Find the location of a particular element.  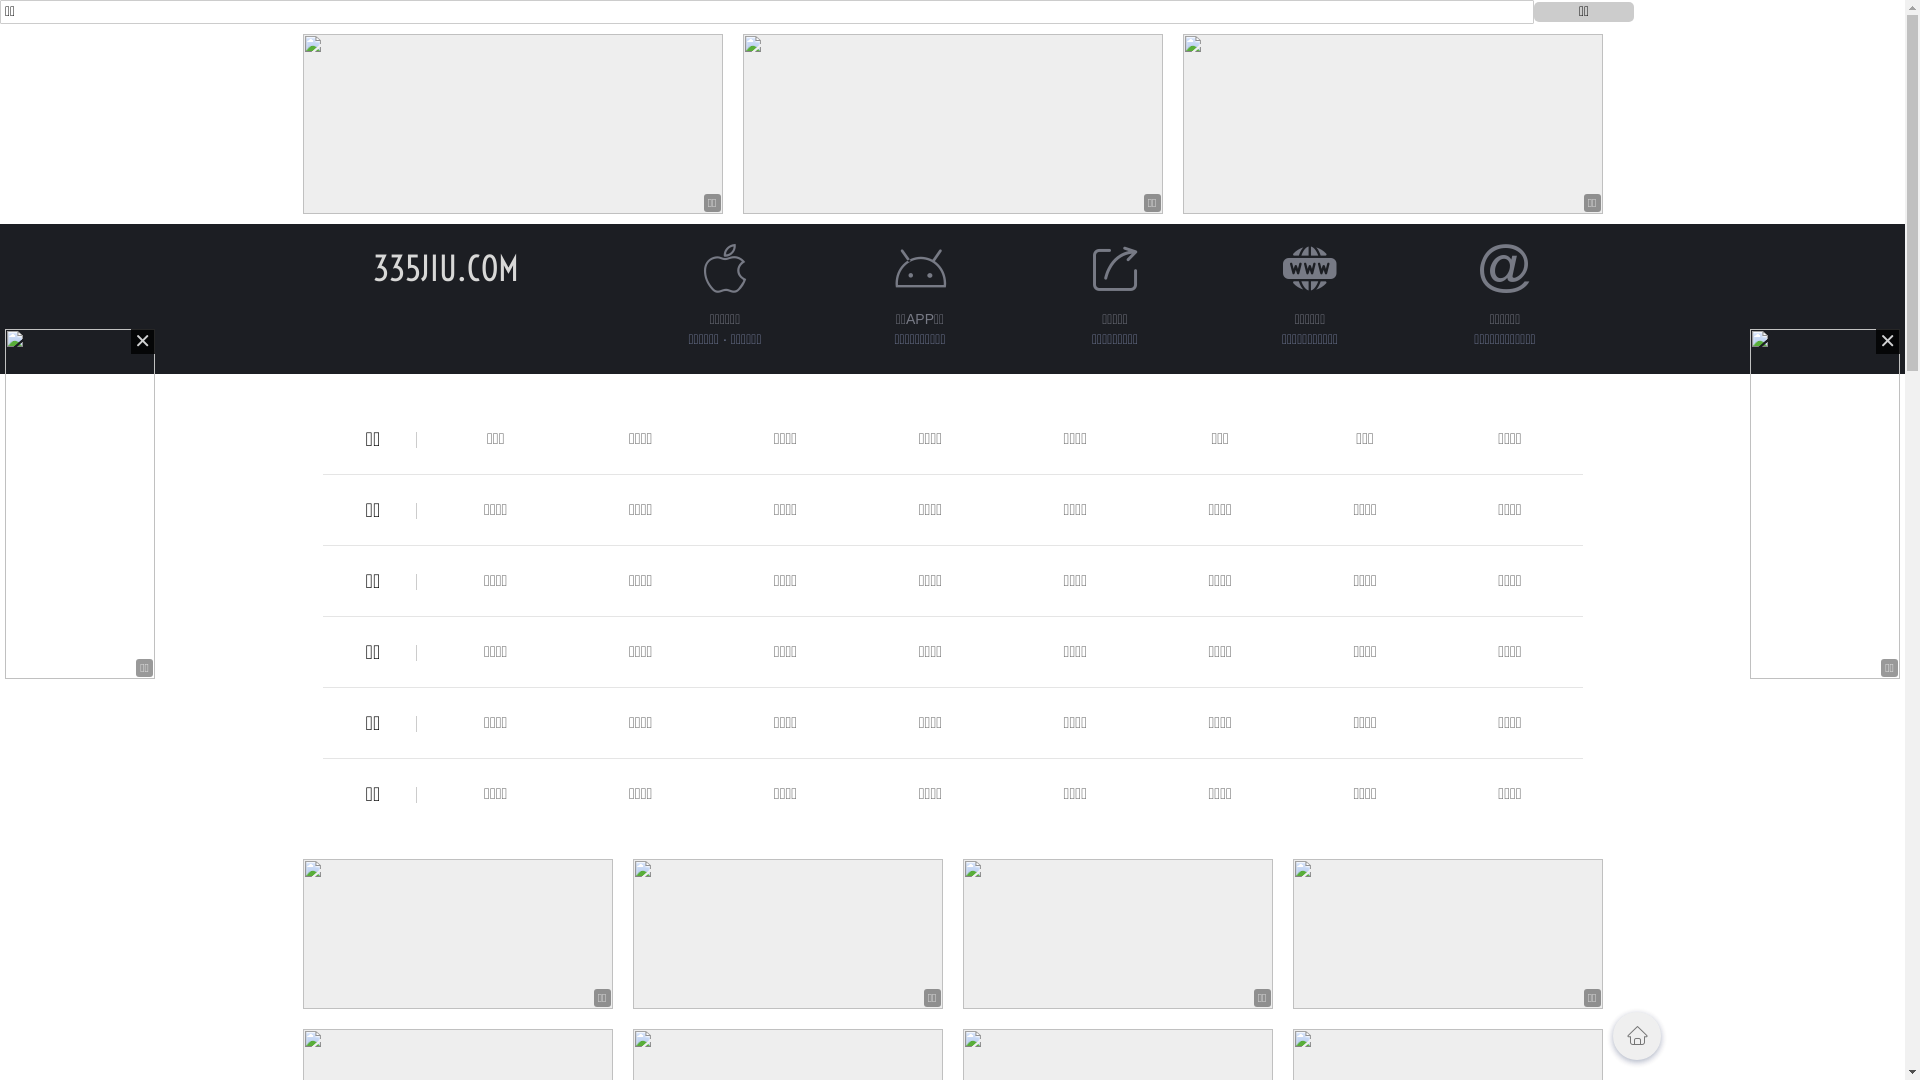

'335JIU.COM' is located at coordinates (444, 267).